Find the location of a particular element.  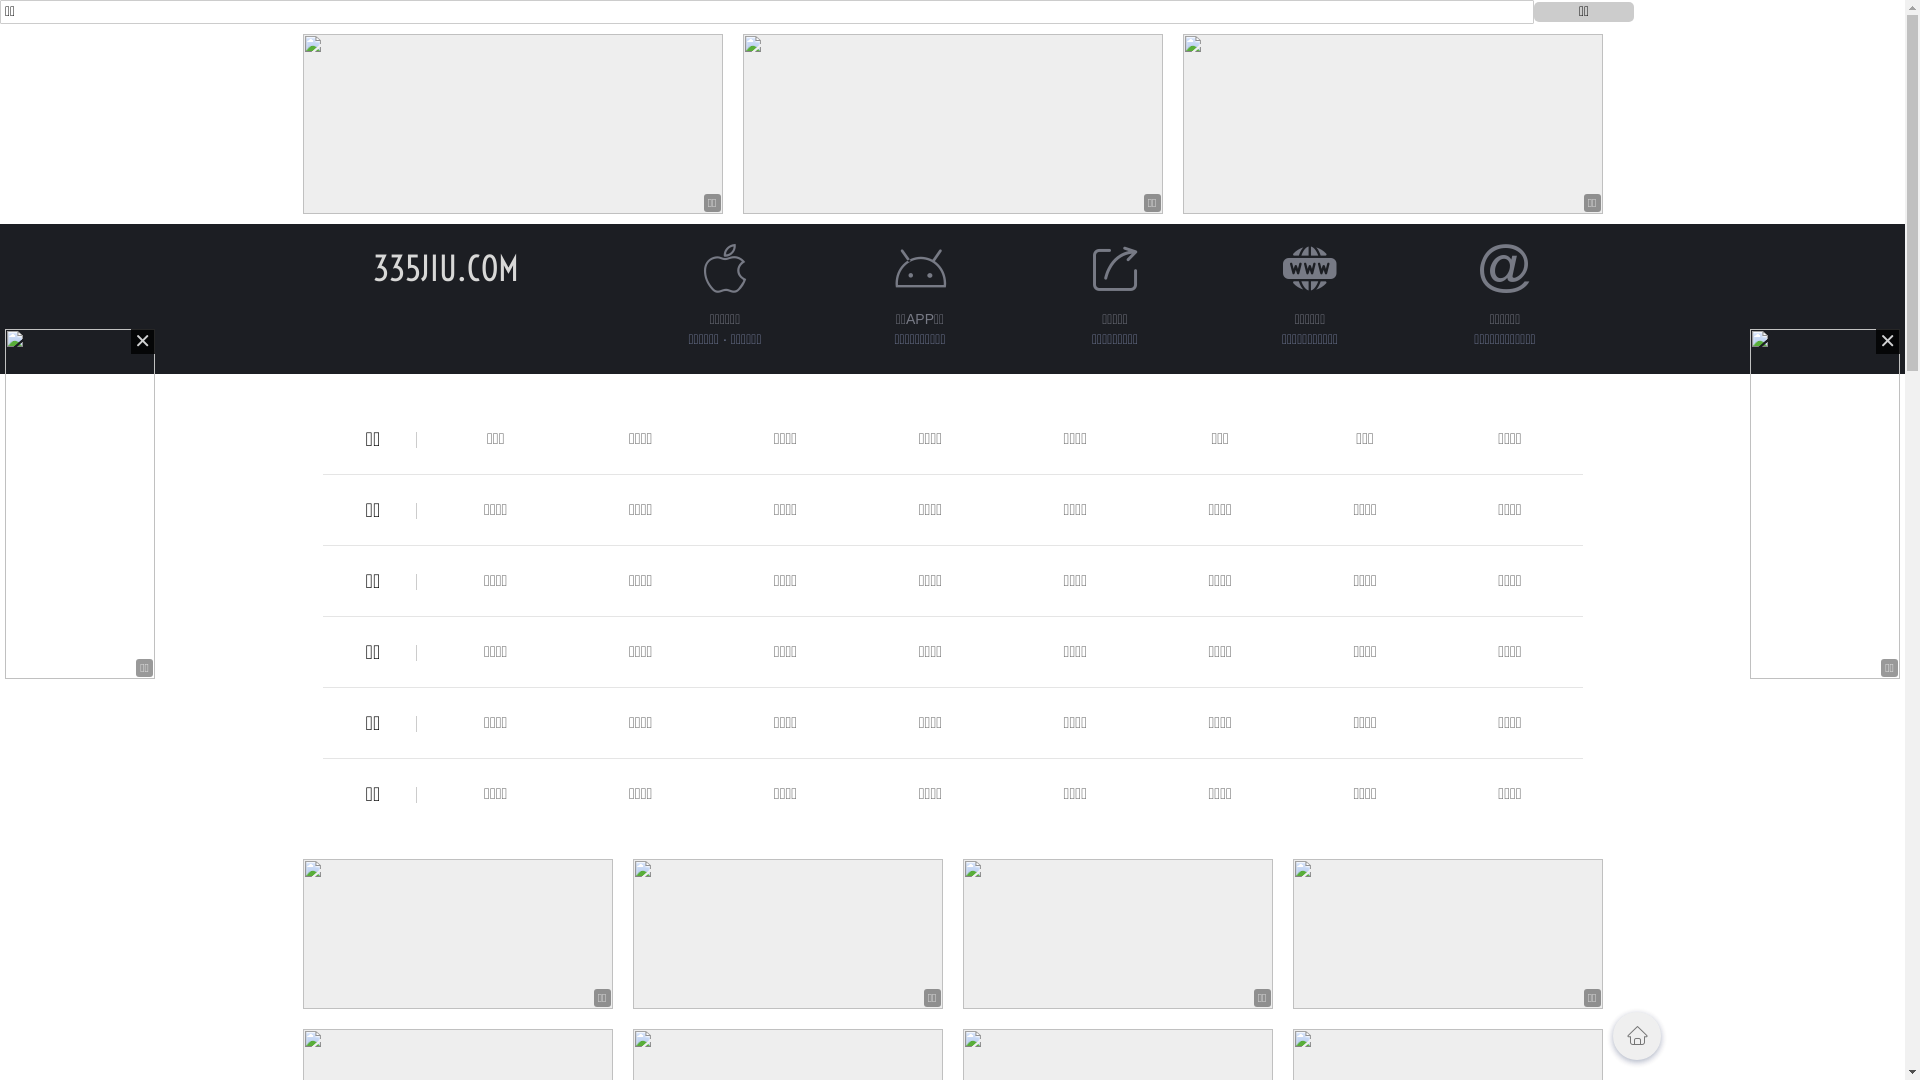

'335JIU.COM' is located at coordinates (444, 267).